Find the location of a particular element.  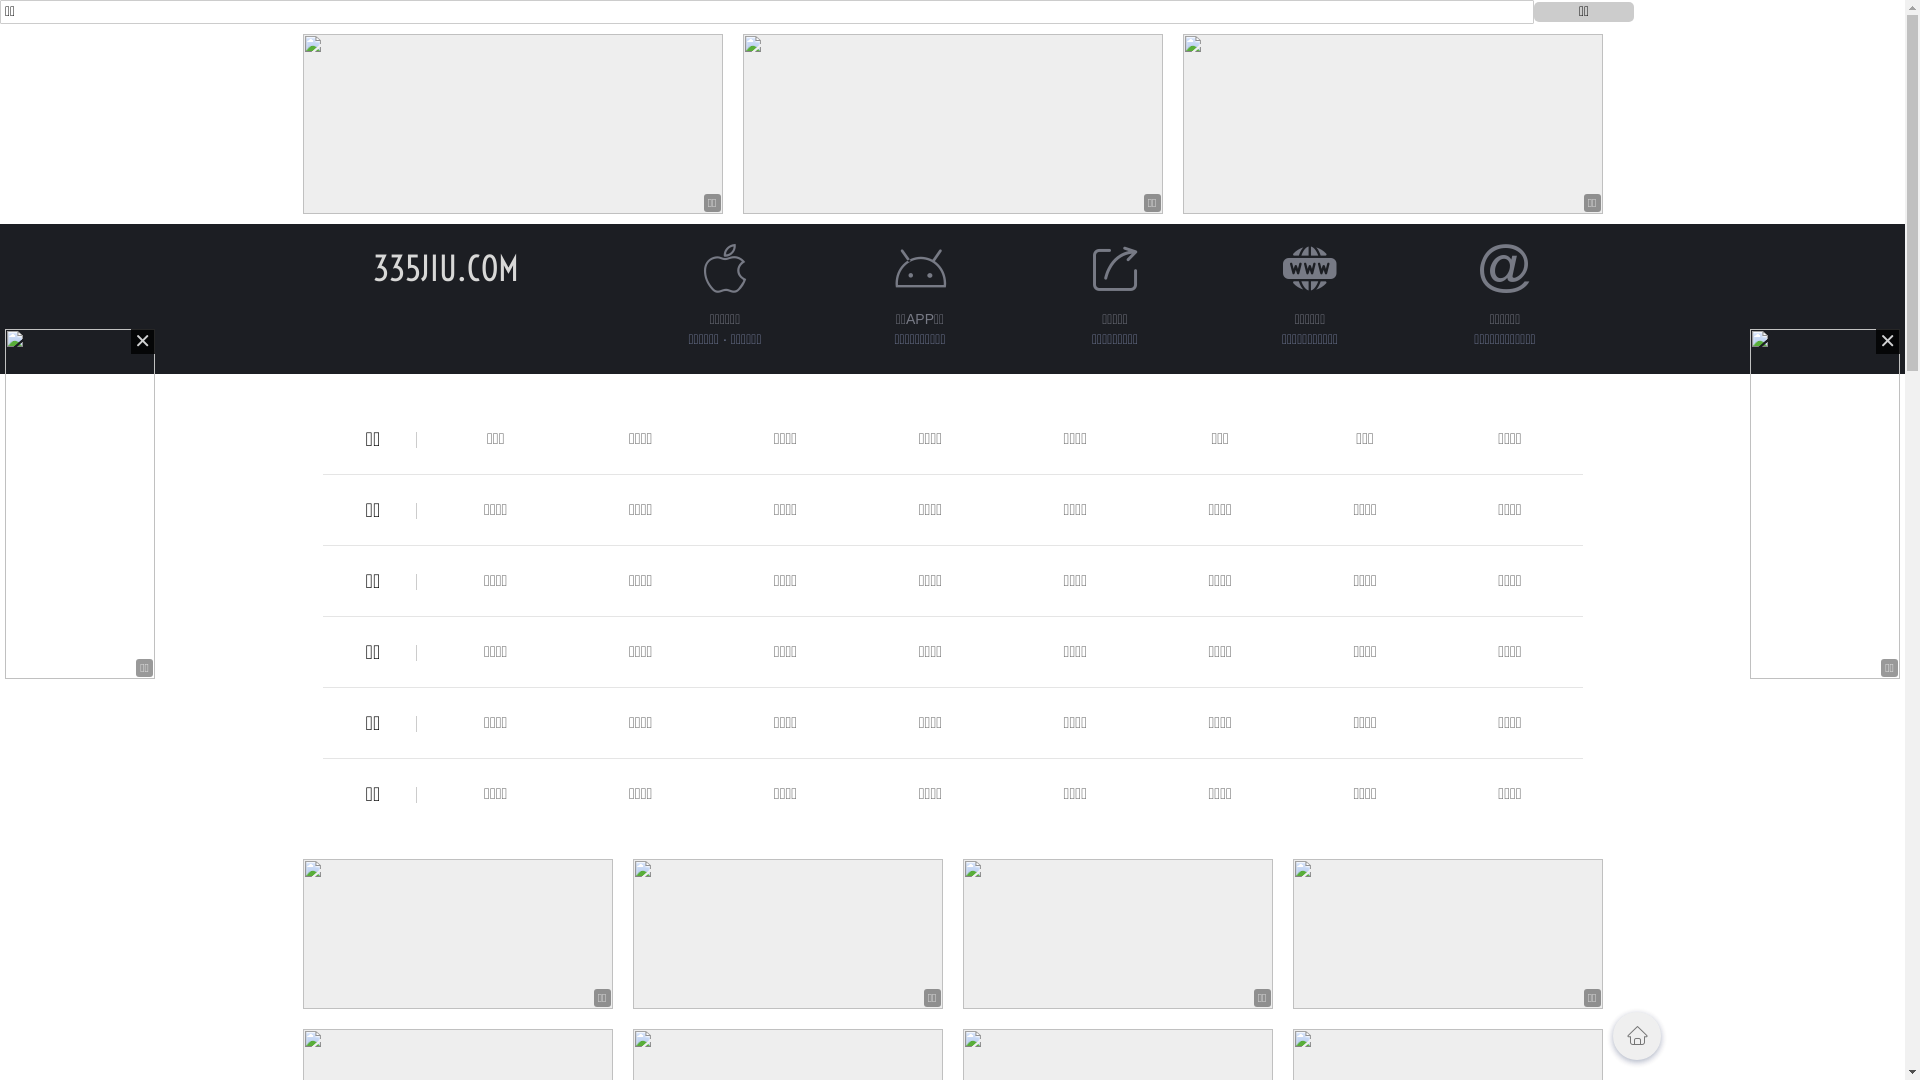

'335JIU.COM' is located at coordinates (444, 267).